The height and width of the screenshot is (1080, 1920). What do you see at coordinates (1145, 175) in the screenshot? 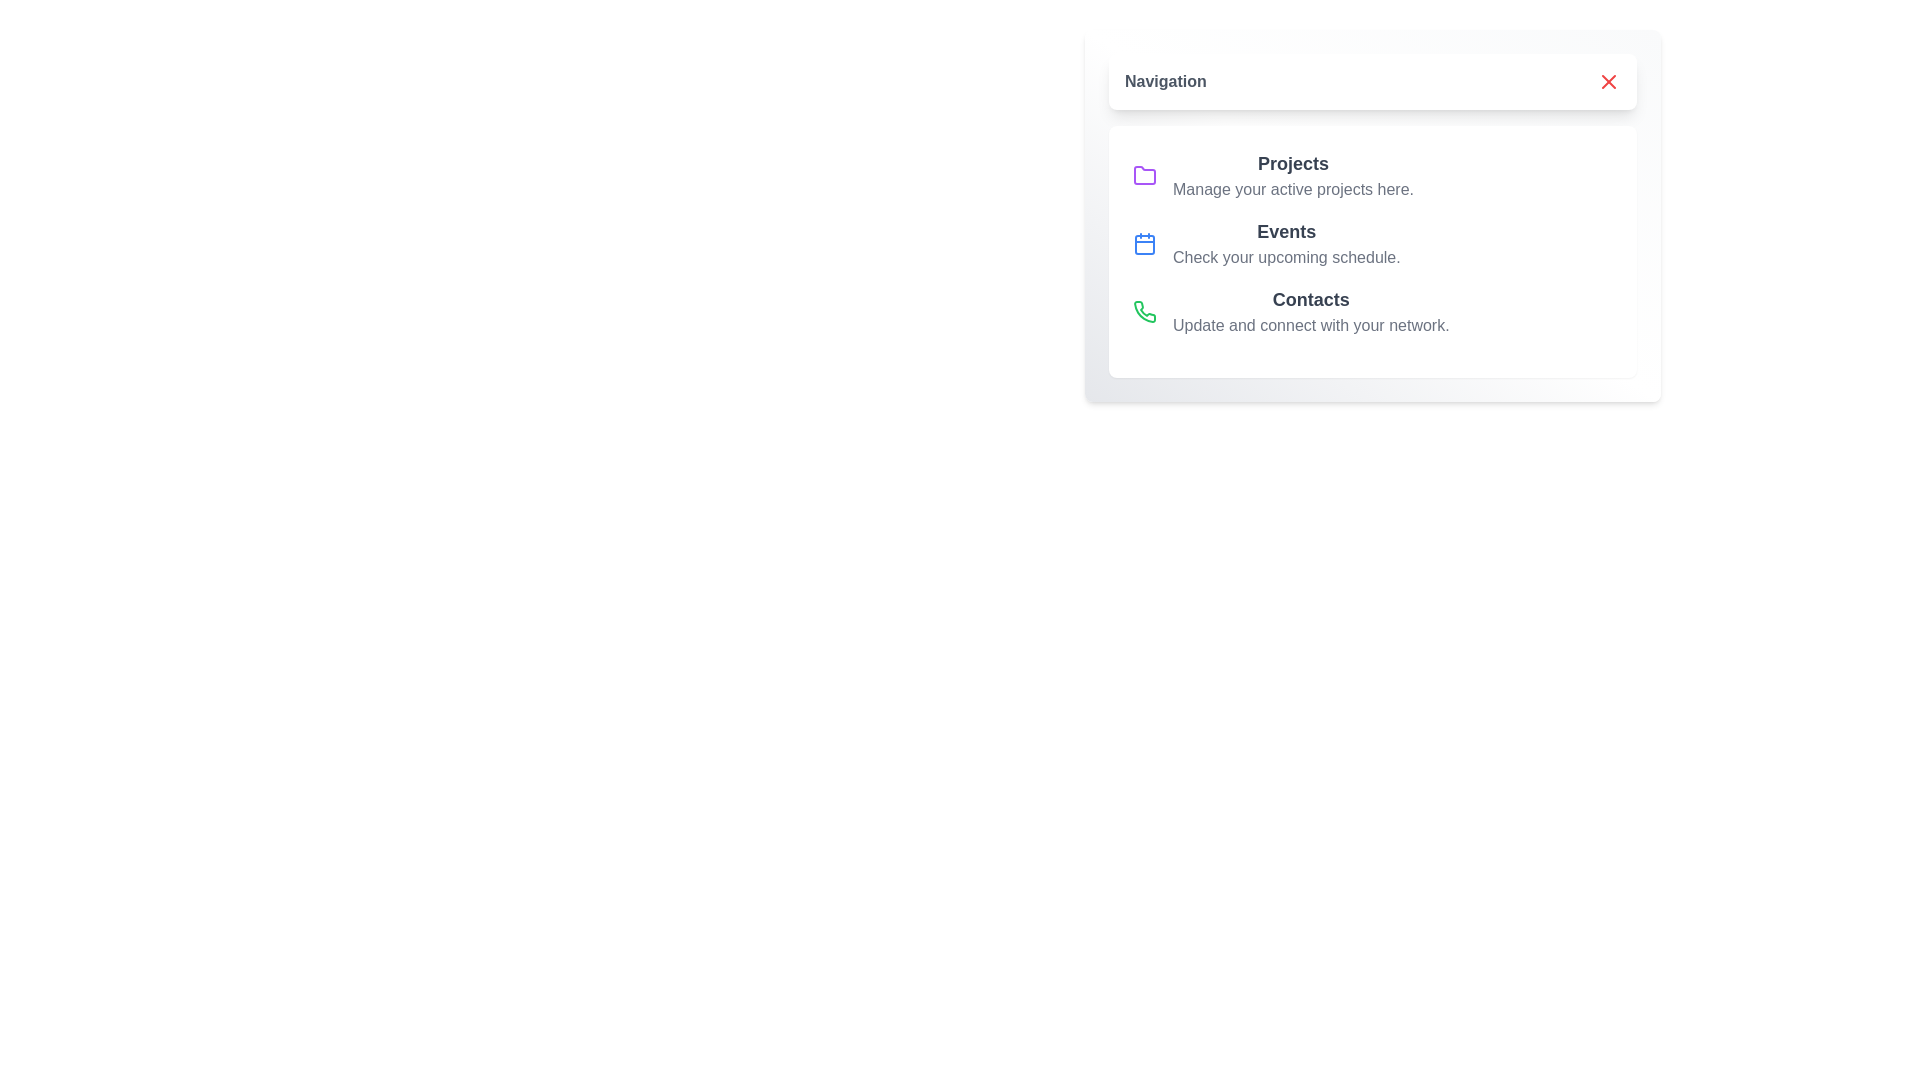
I see `the icon next to the menu item Projects` at bounding box center [1145, 175].